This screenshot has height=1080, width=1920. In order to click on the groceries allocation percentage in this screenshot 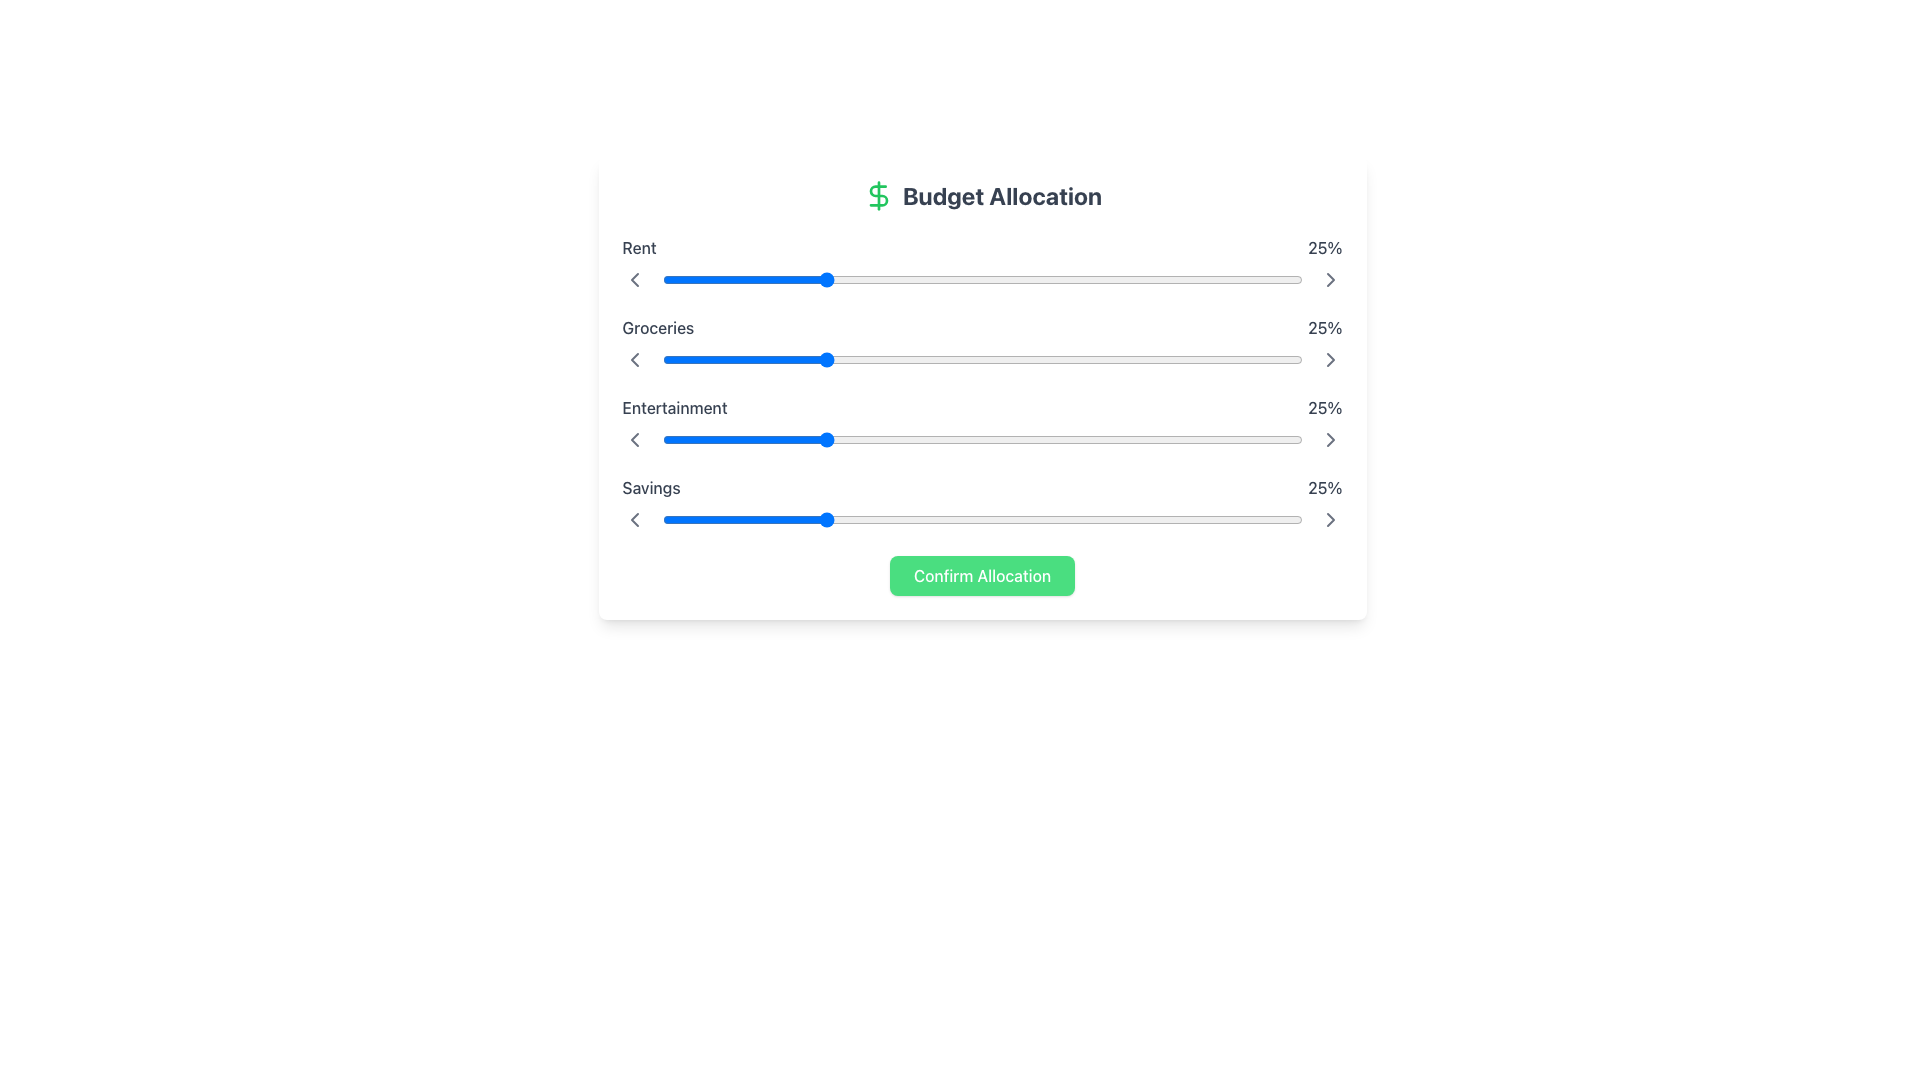, I will do `click(725, 358)`.